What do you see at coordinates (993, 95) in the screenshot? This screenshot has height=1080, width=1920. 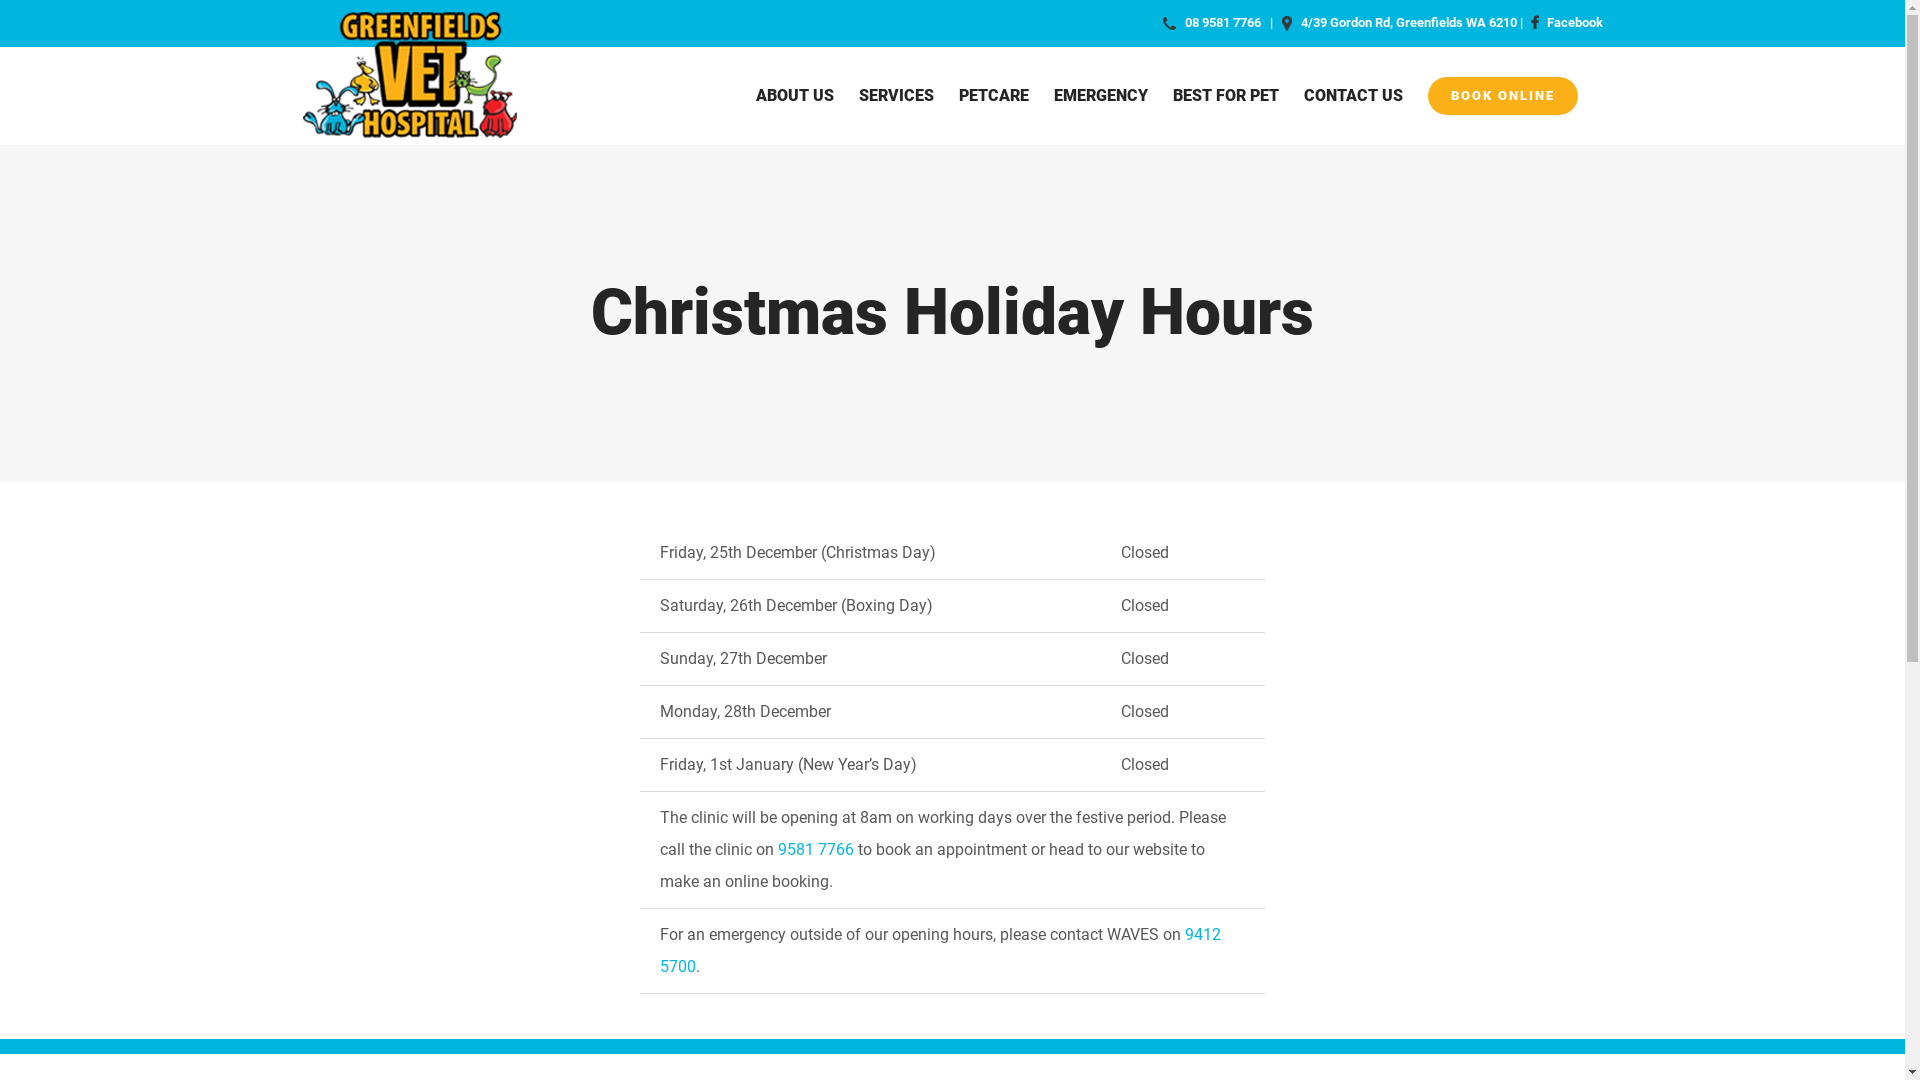 I see `'PETCARE'` at bounding box center [993, 95].